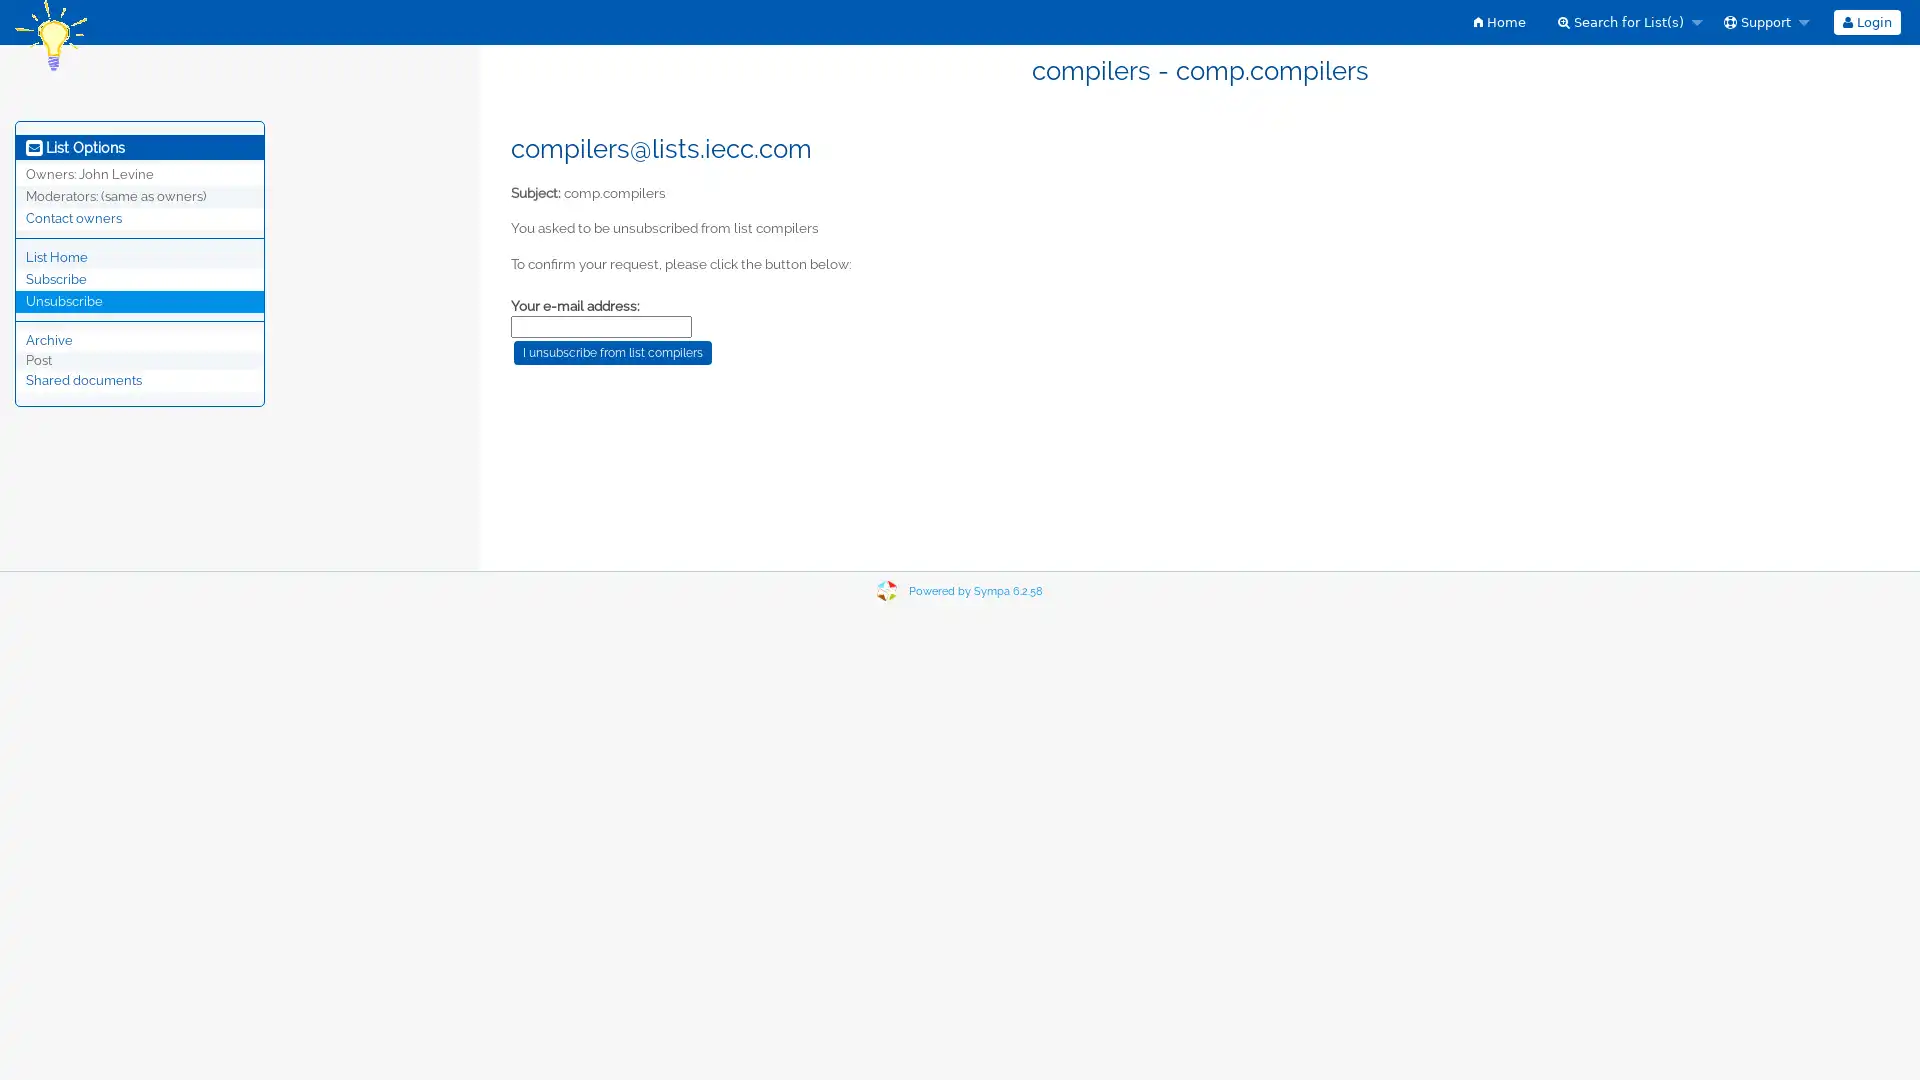 This screenshot has width=1920, height=1080. What do you see at coordinates (1865, 22) in the screenshot?
I see `Login` at bounding box center [1865, 22].